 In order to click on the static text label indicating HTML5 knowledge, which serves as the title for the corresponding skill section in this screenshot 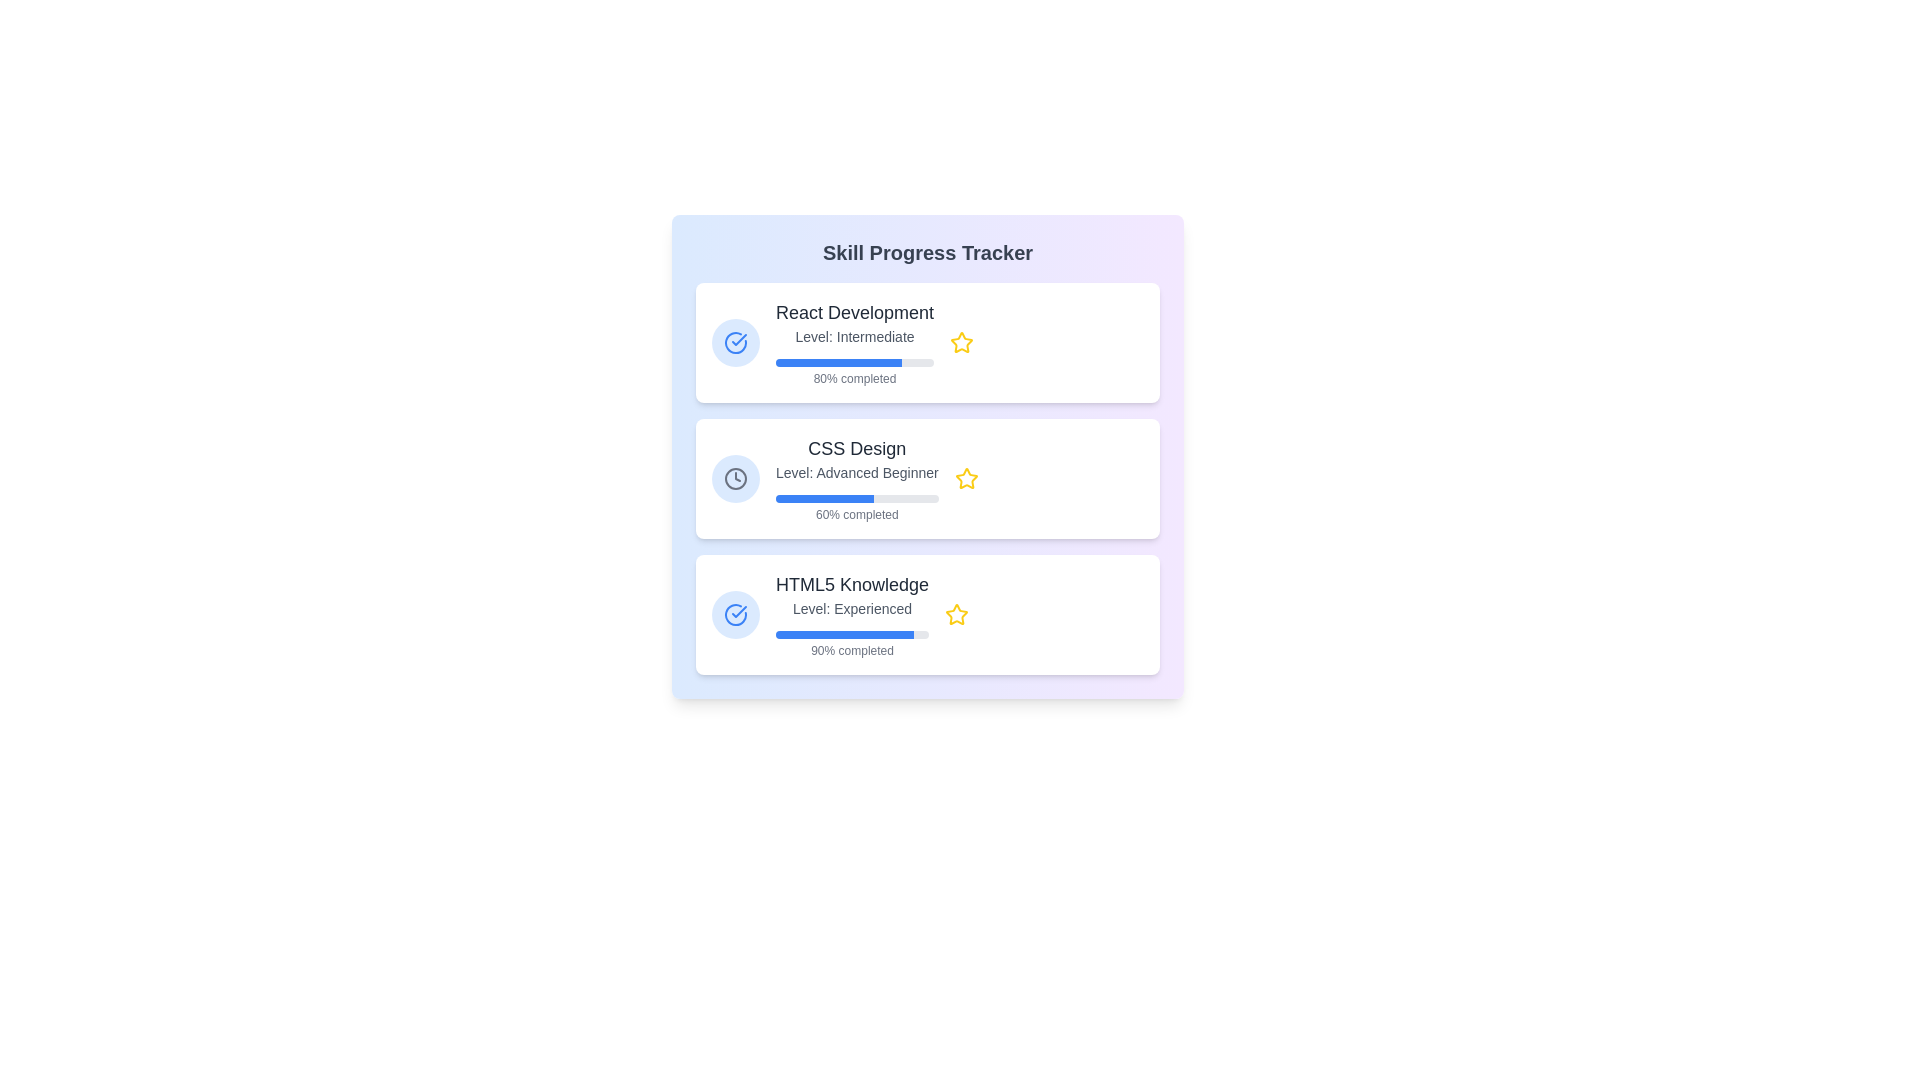, I will do `click(852, 585)`.